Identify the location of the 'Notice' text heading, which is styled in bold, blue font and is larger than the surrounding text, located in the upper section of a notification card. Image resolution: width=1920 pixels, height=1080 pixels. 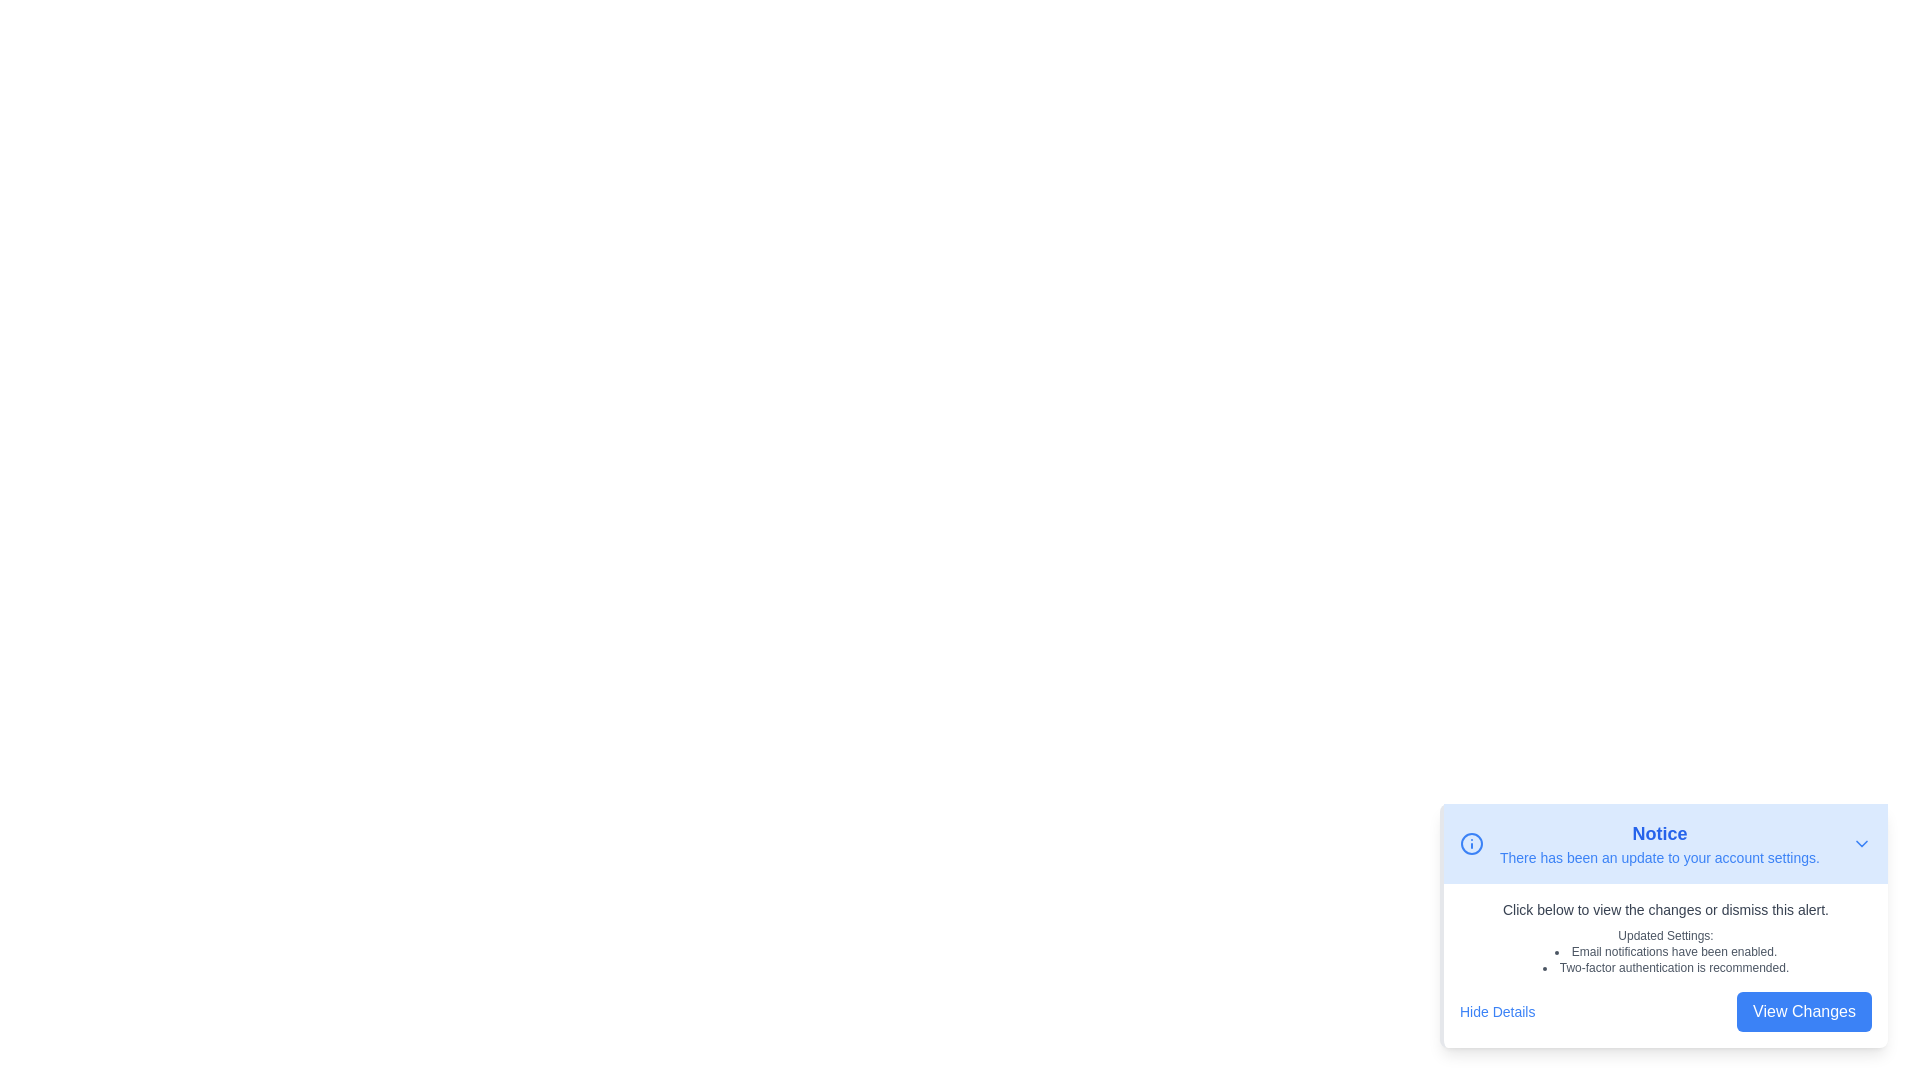
(1660, 833).